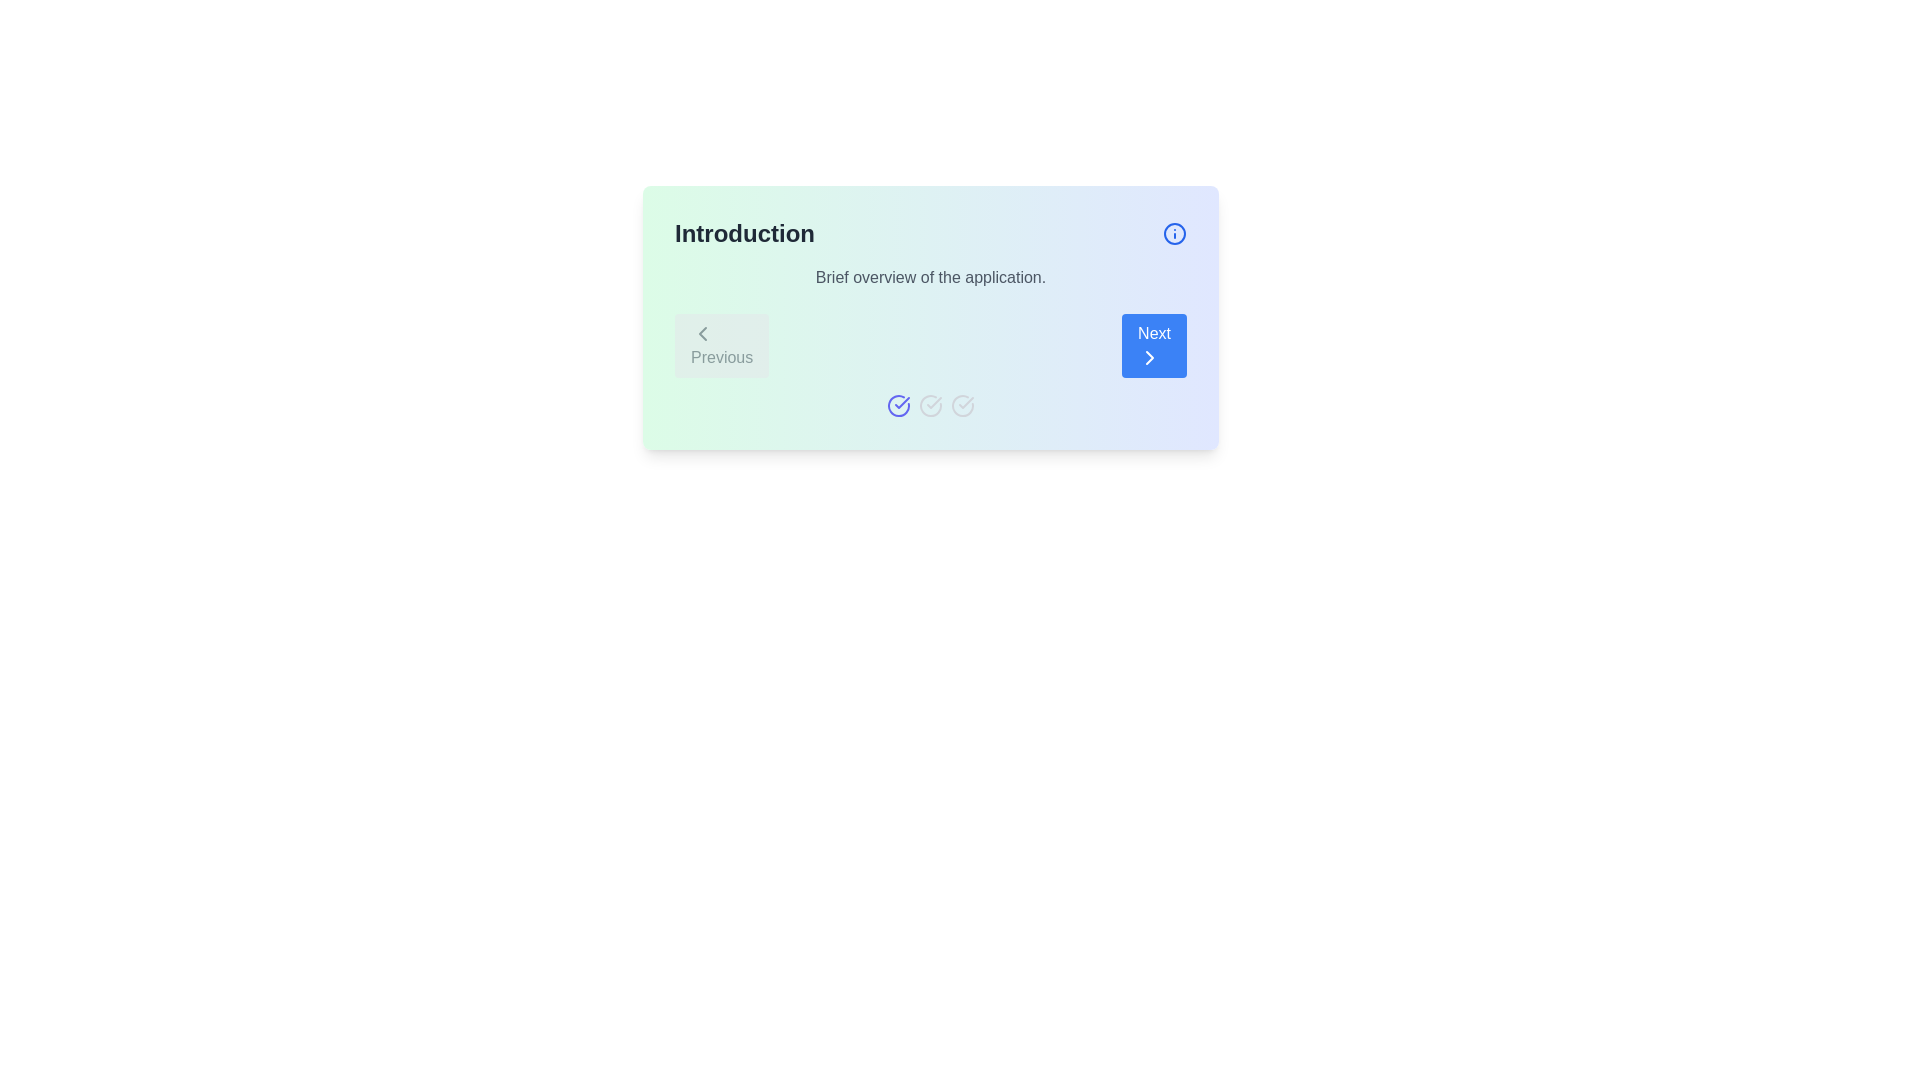  What do you see at coordinates (1175, 233) in the screenshot?
I see `the circular graphical element that symbolizes the information icon located at the top-right corner of the card` at bounding box center [1175, 233].